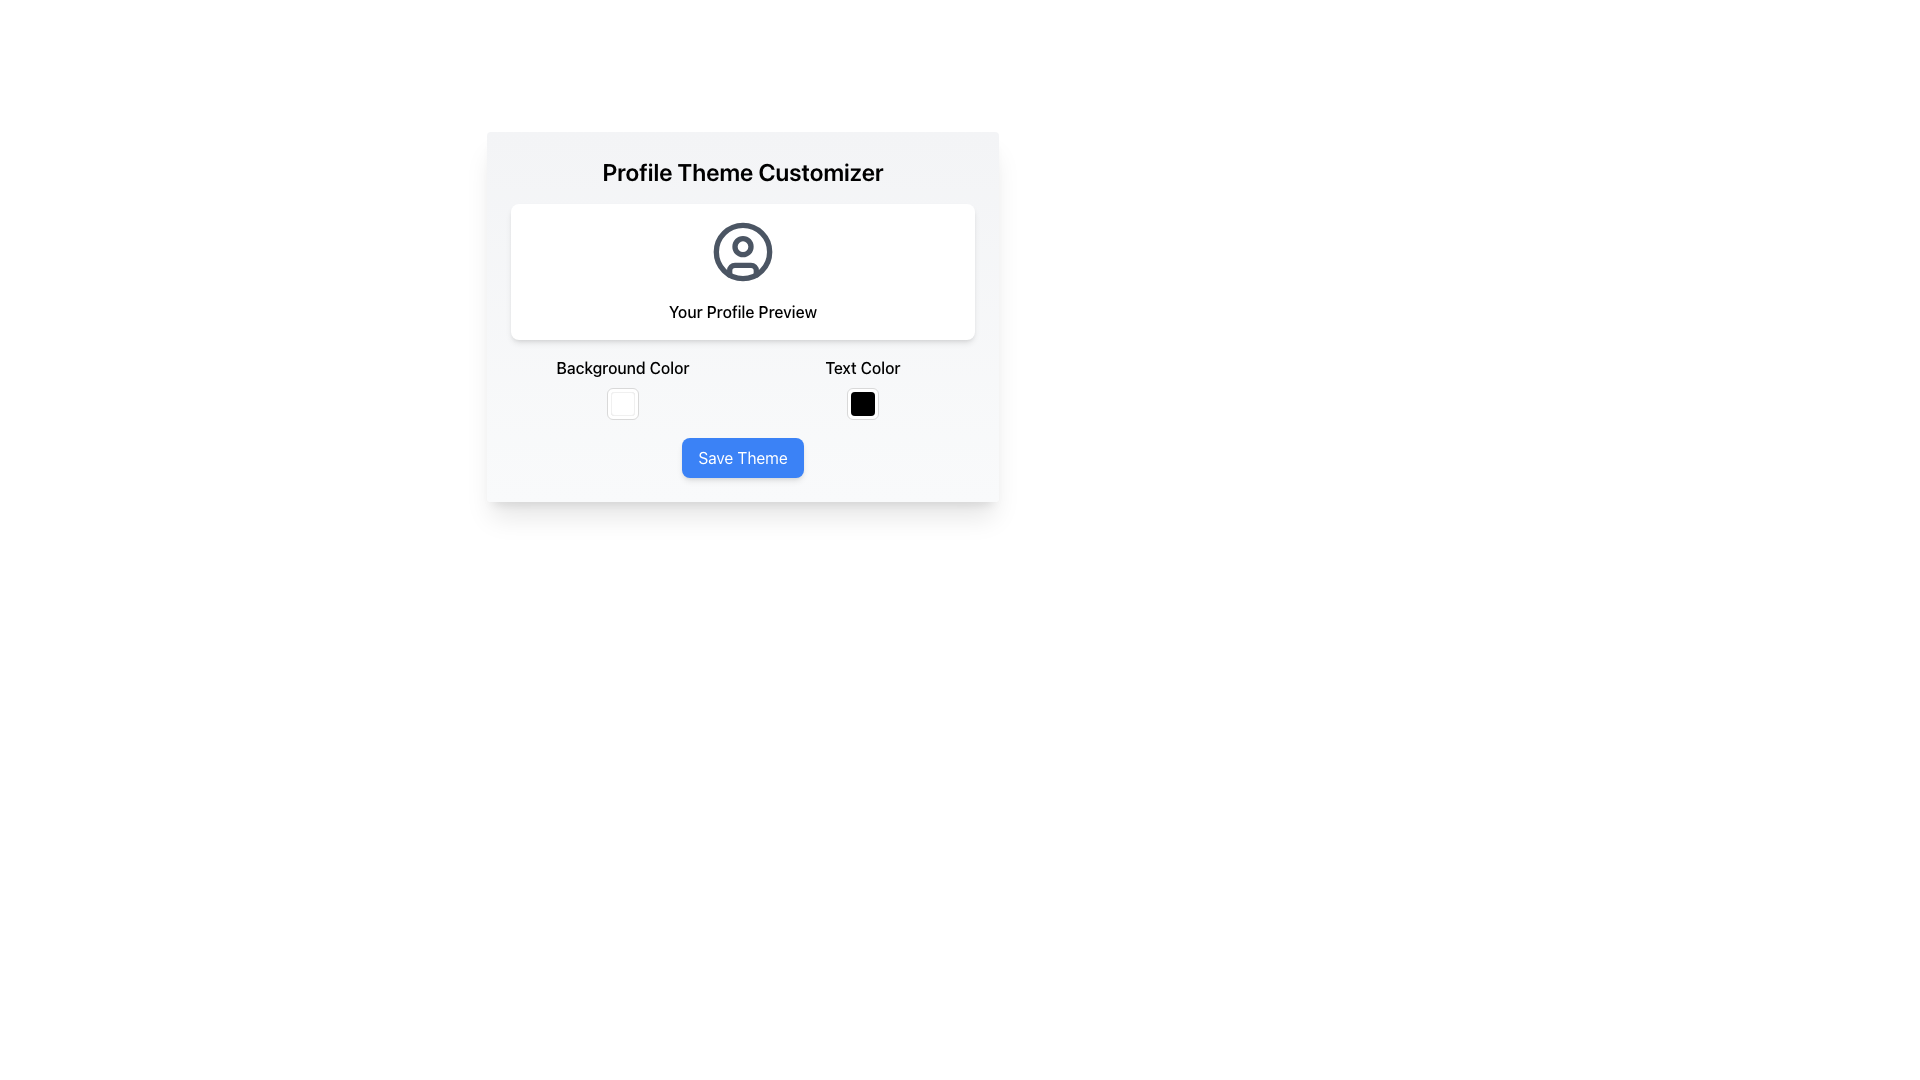 This screenshot has height=1080, width=1920. Describe the element at coordinates (622, 404) in the screenshot. I see `the small square white button with a subtle light border located in the 'Background Color' section of the 'Profile Theme Customizer' panel` at that location.